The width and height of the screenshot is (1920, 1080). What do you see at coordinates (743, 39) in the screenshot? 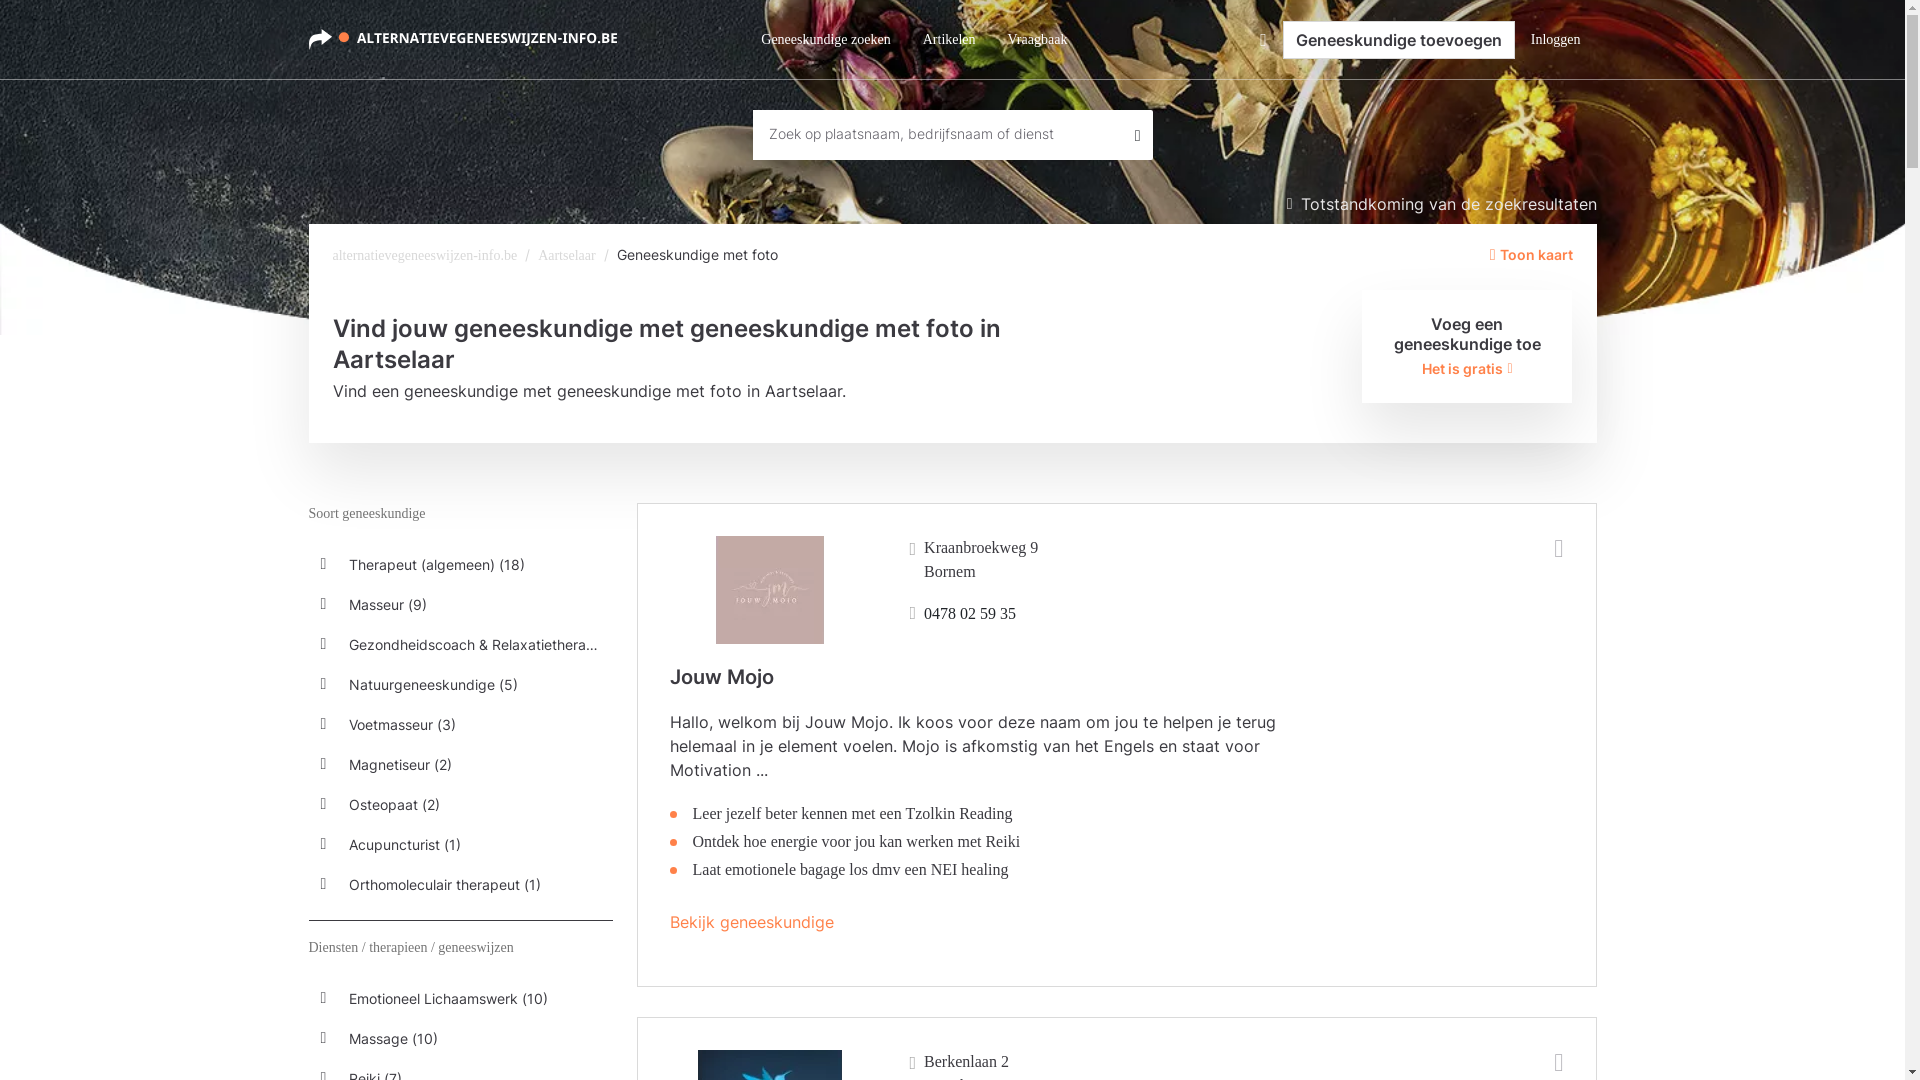
I see `'Geneeskundige zoeken'` at bounding box center [743, 39].